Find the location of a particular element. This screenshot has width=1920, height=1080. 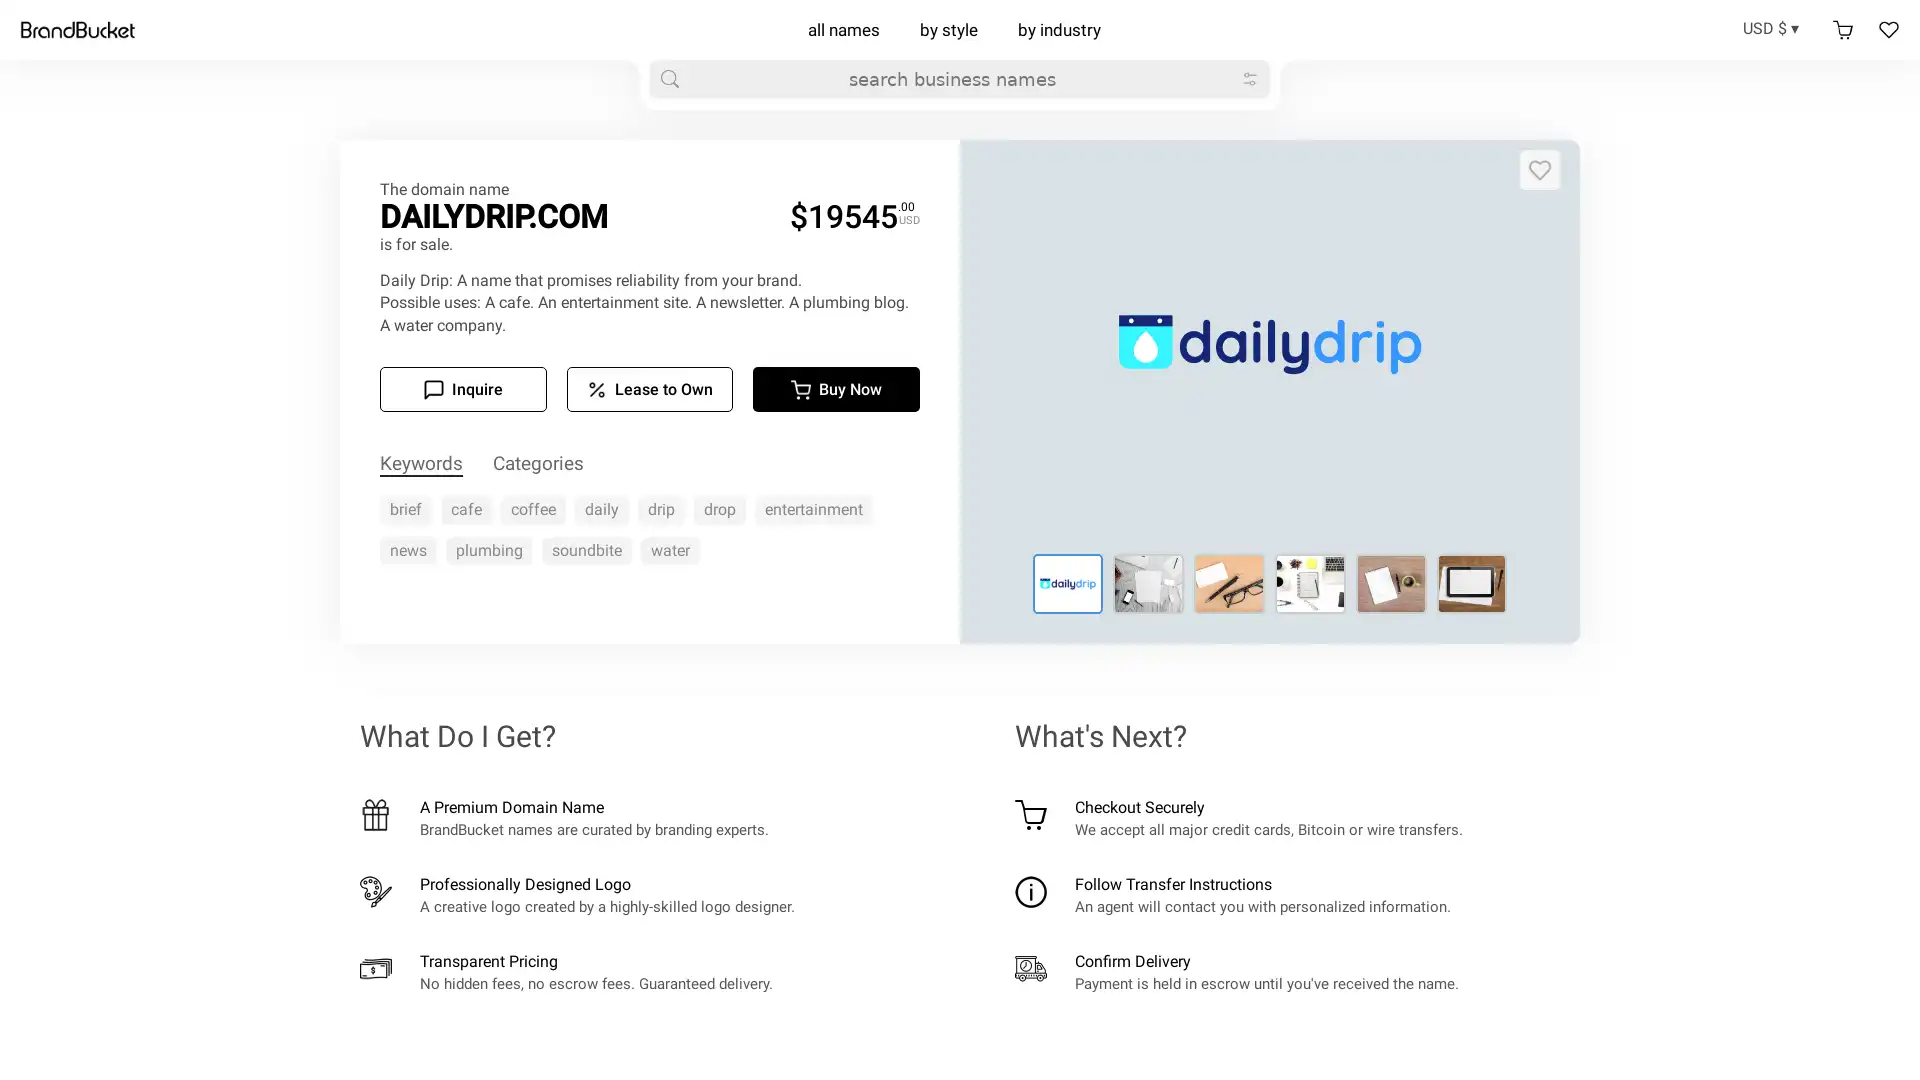

Logo for dailydrip.com is located at coordinates (1148, 583).